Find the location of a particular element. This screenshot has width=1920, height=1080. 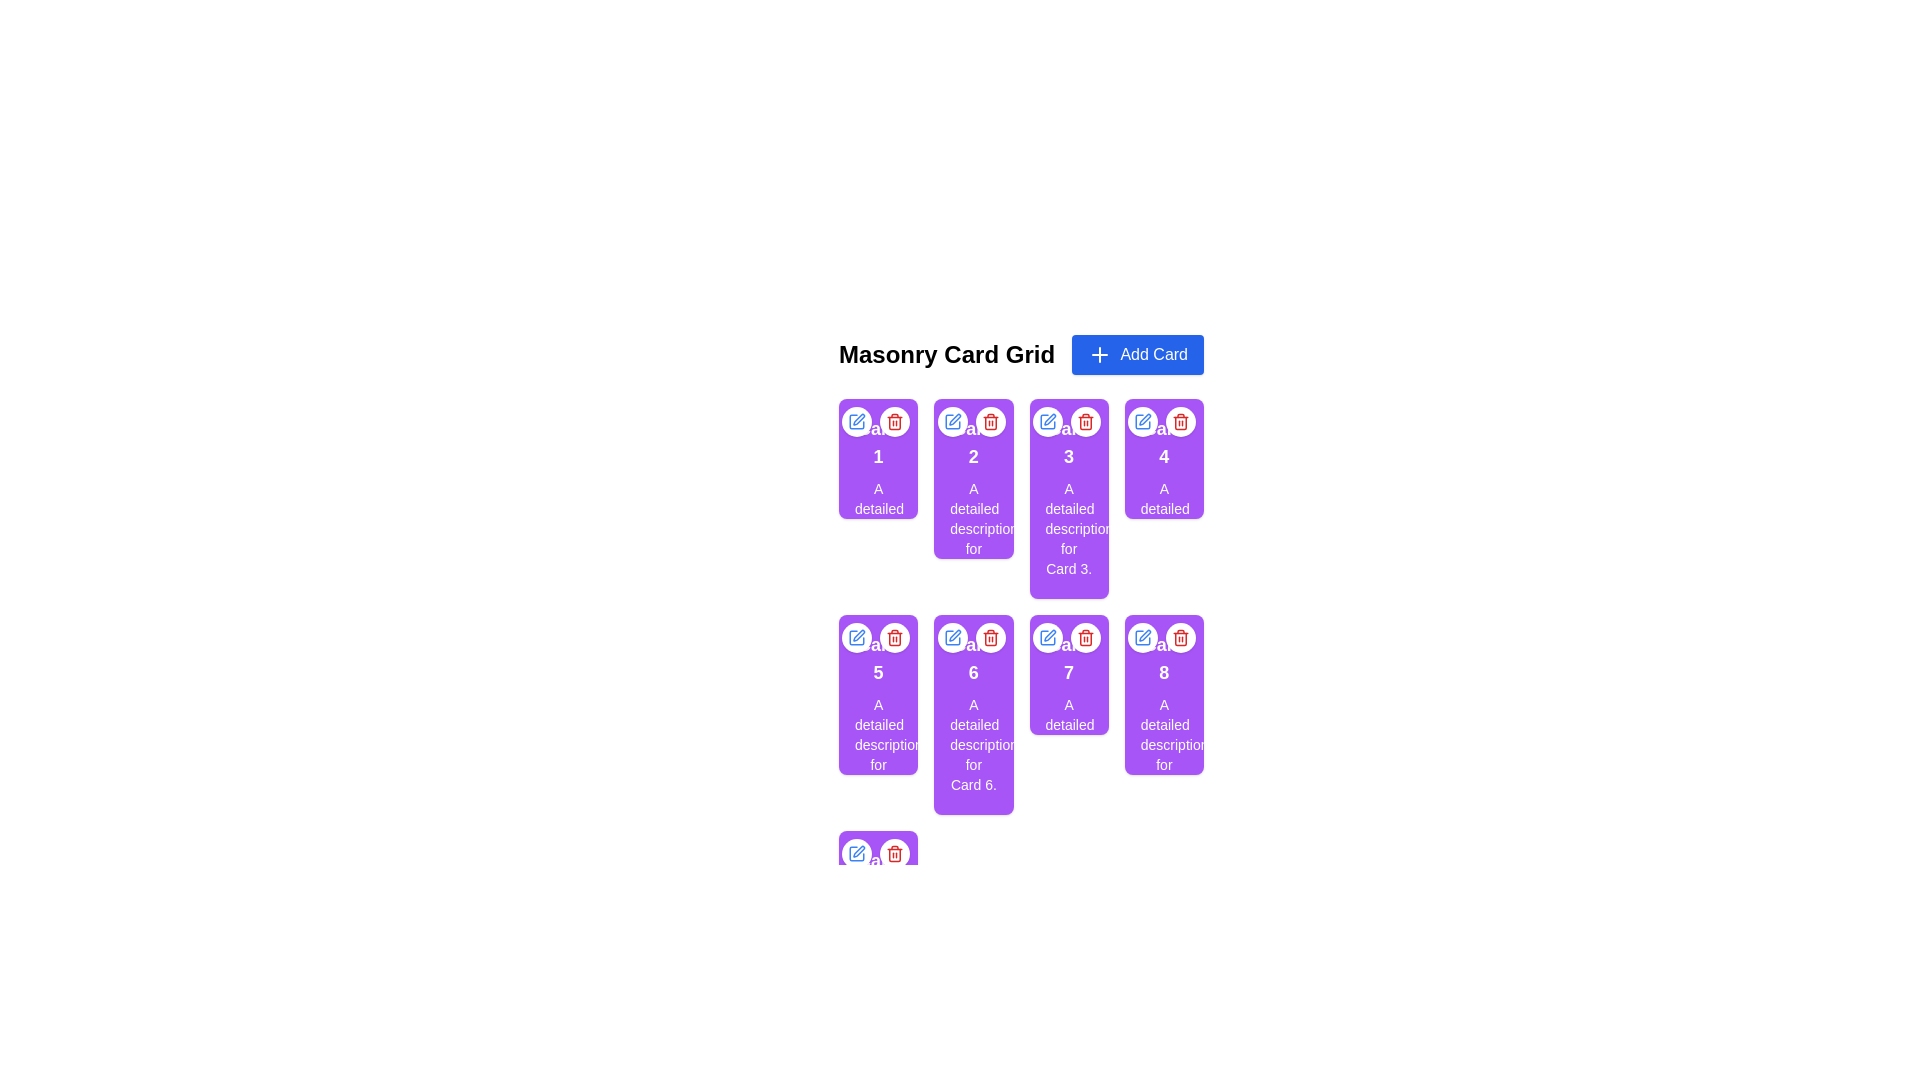

the delete button in the button group located at the top-right corner of 'Card 7', which has a purple background with white text, to initiate deletion is located at coordinates (1065, 637).